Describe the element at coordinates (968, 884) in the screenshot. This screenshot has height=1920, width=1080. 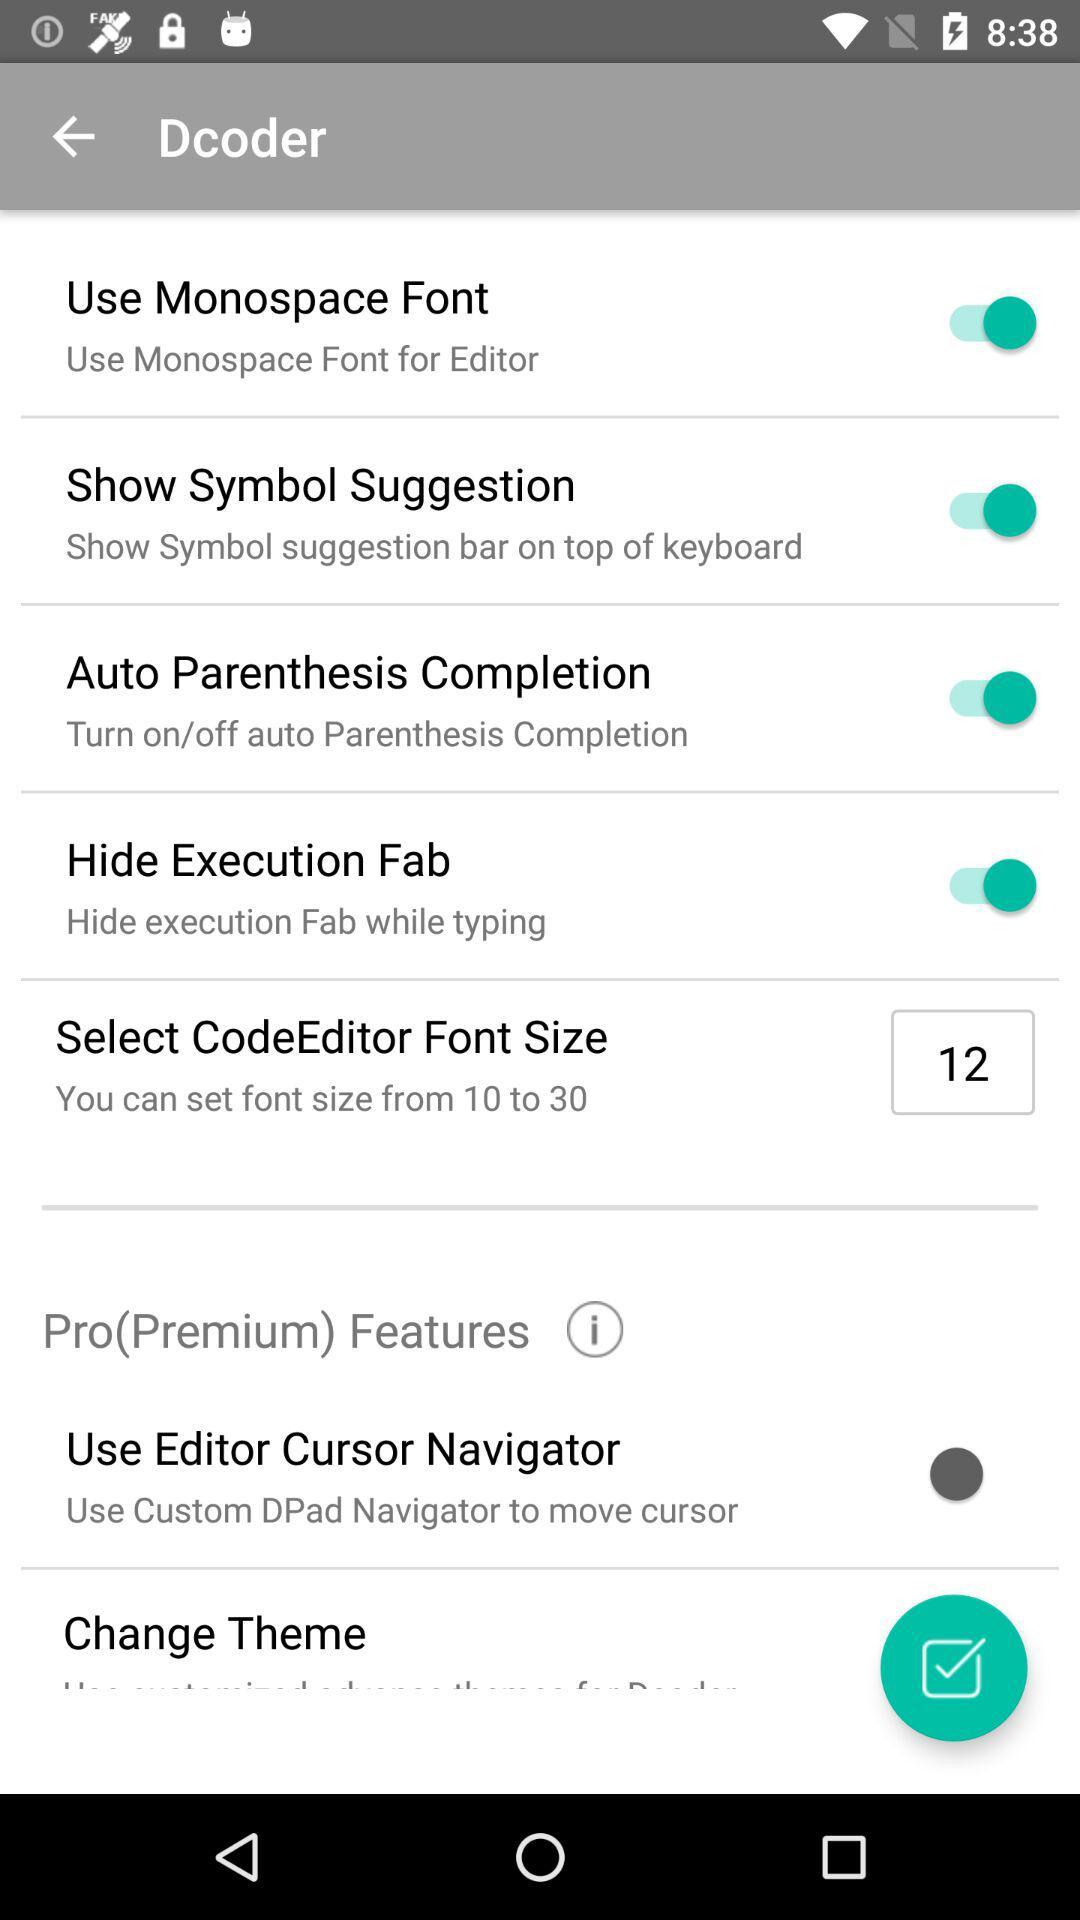
I see `open hide execution fab` at that location.